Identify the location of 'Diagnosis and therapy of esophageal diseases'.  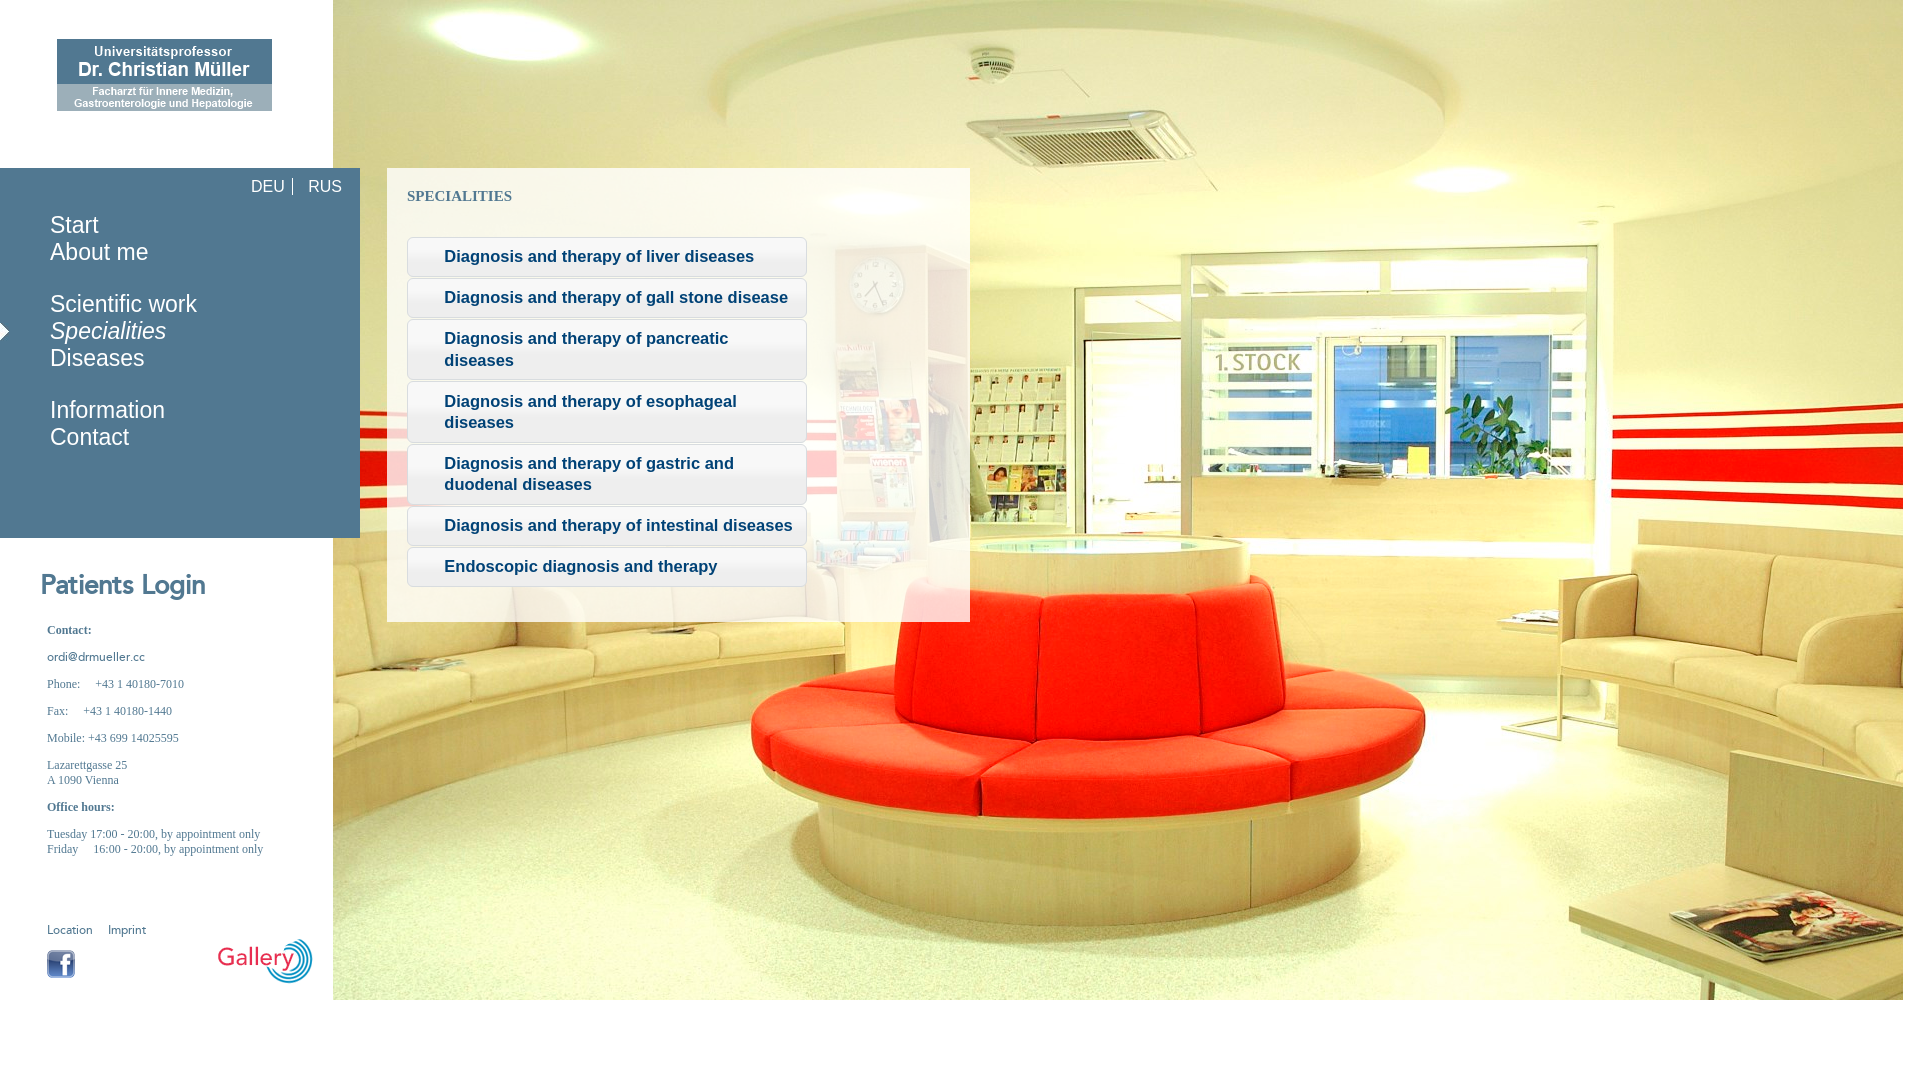
(605, 410).